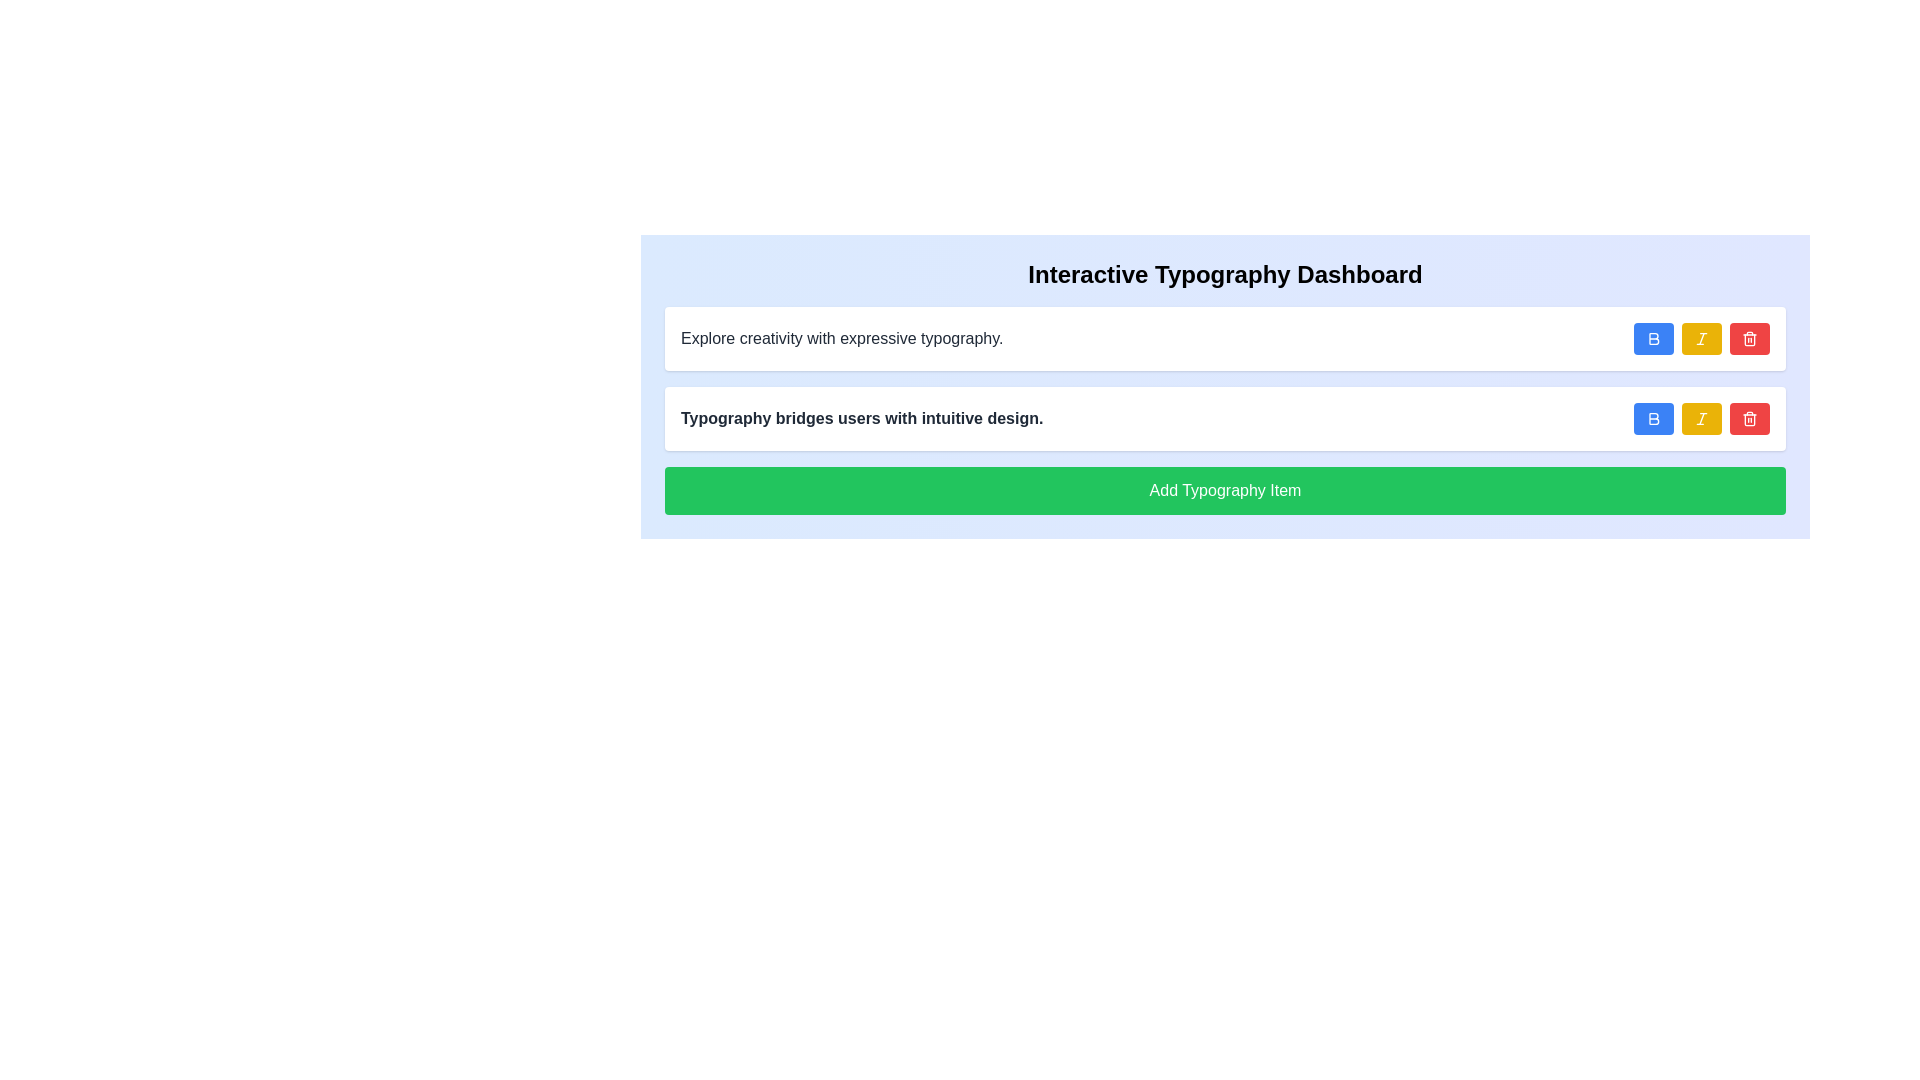 This screenshot has width=1920, height=1080. What do you see at coordinates (1749, 419) in the screenshot?
I see `the main body of the trash icon, which visually represents the delete functionality and is located on the right side of the user options section` at bounding box center [1749, 419].